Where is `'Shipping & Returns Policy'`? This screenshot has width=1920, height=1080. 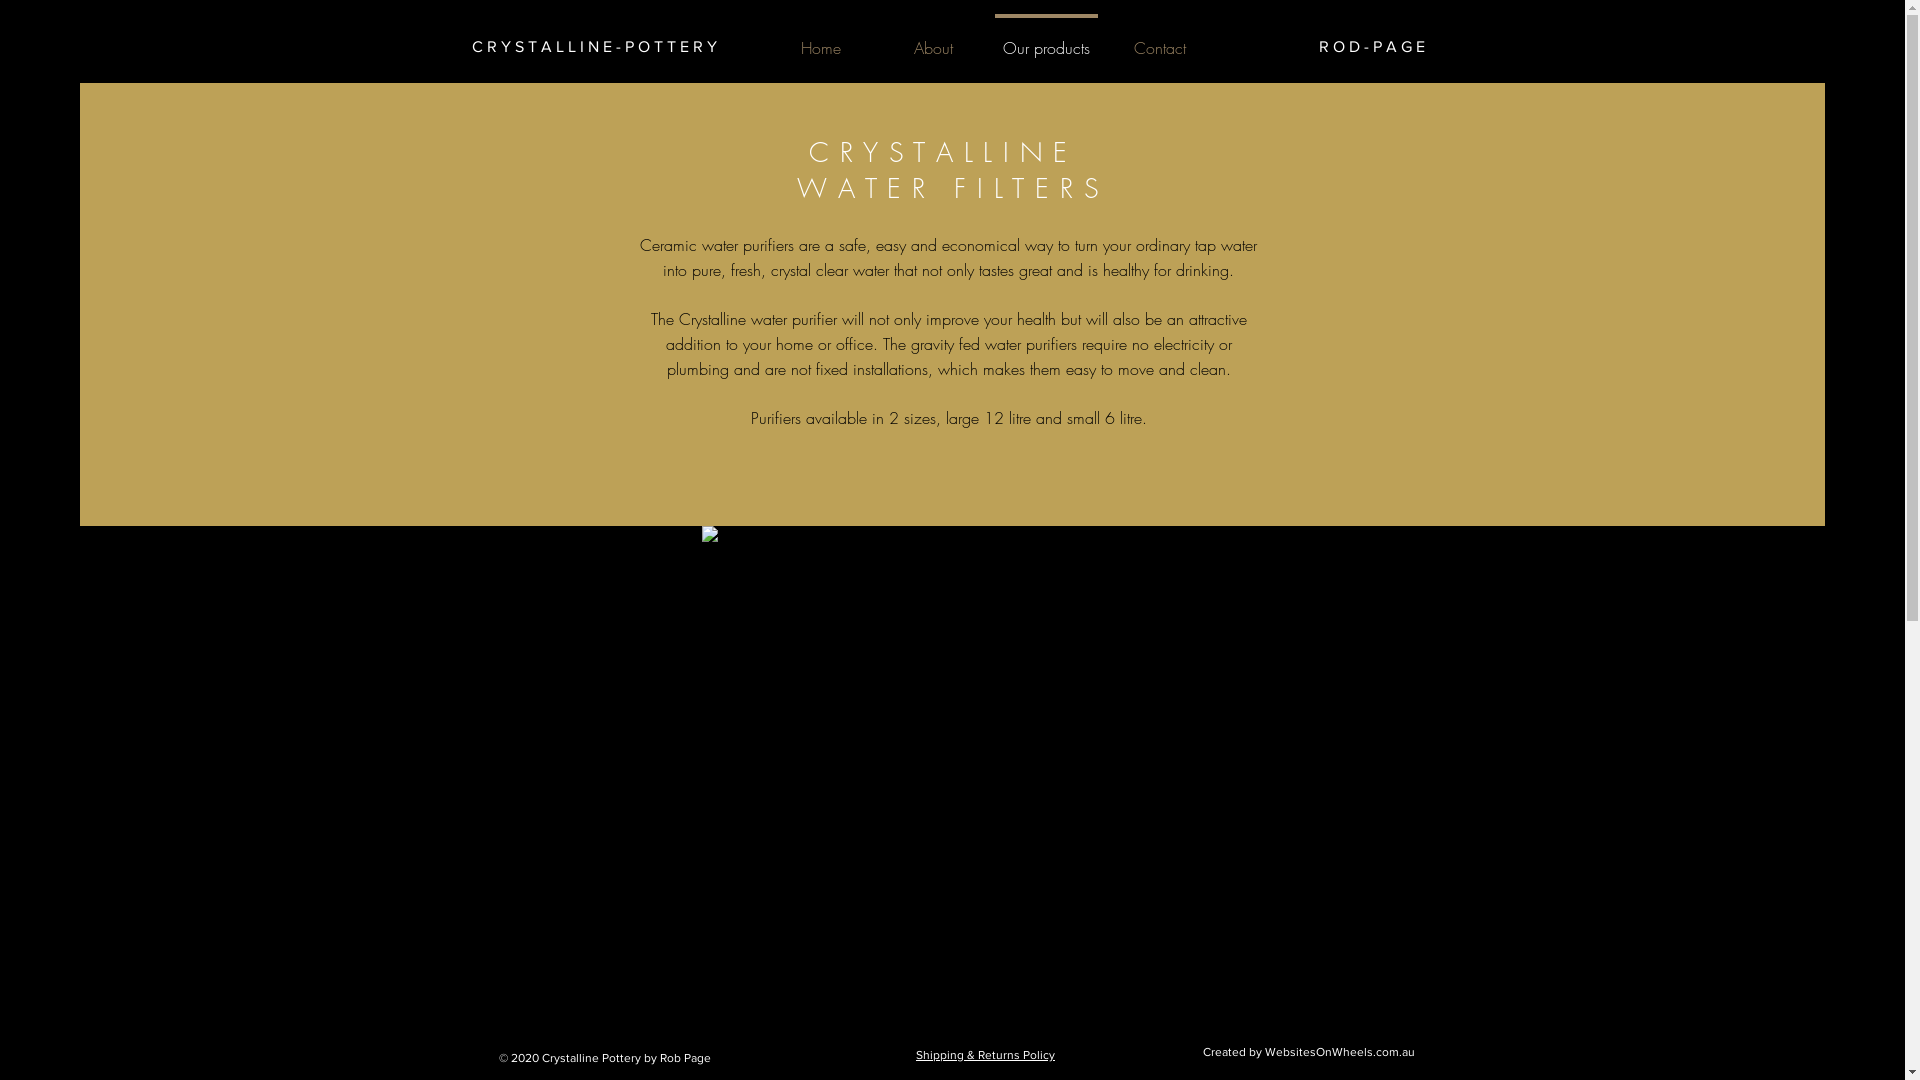
'Shipping & Returns Policy' is located at coordinates (985, 1054).